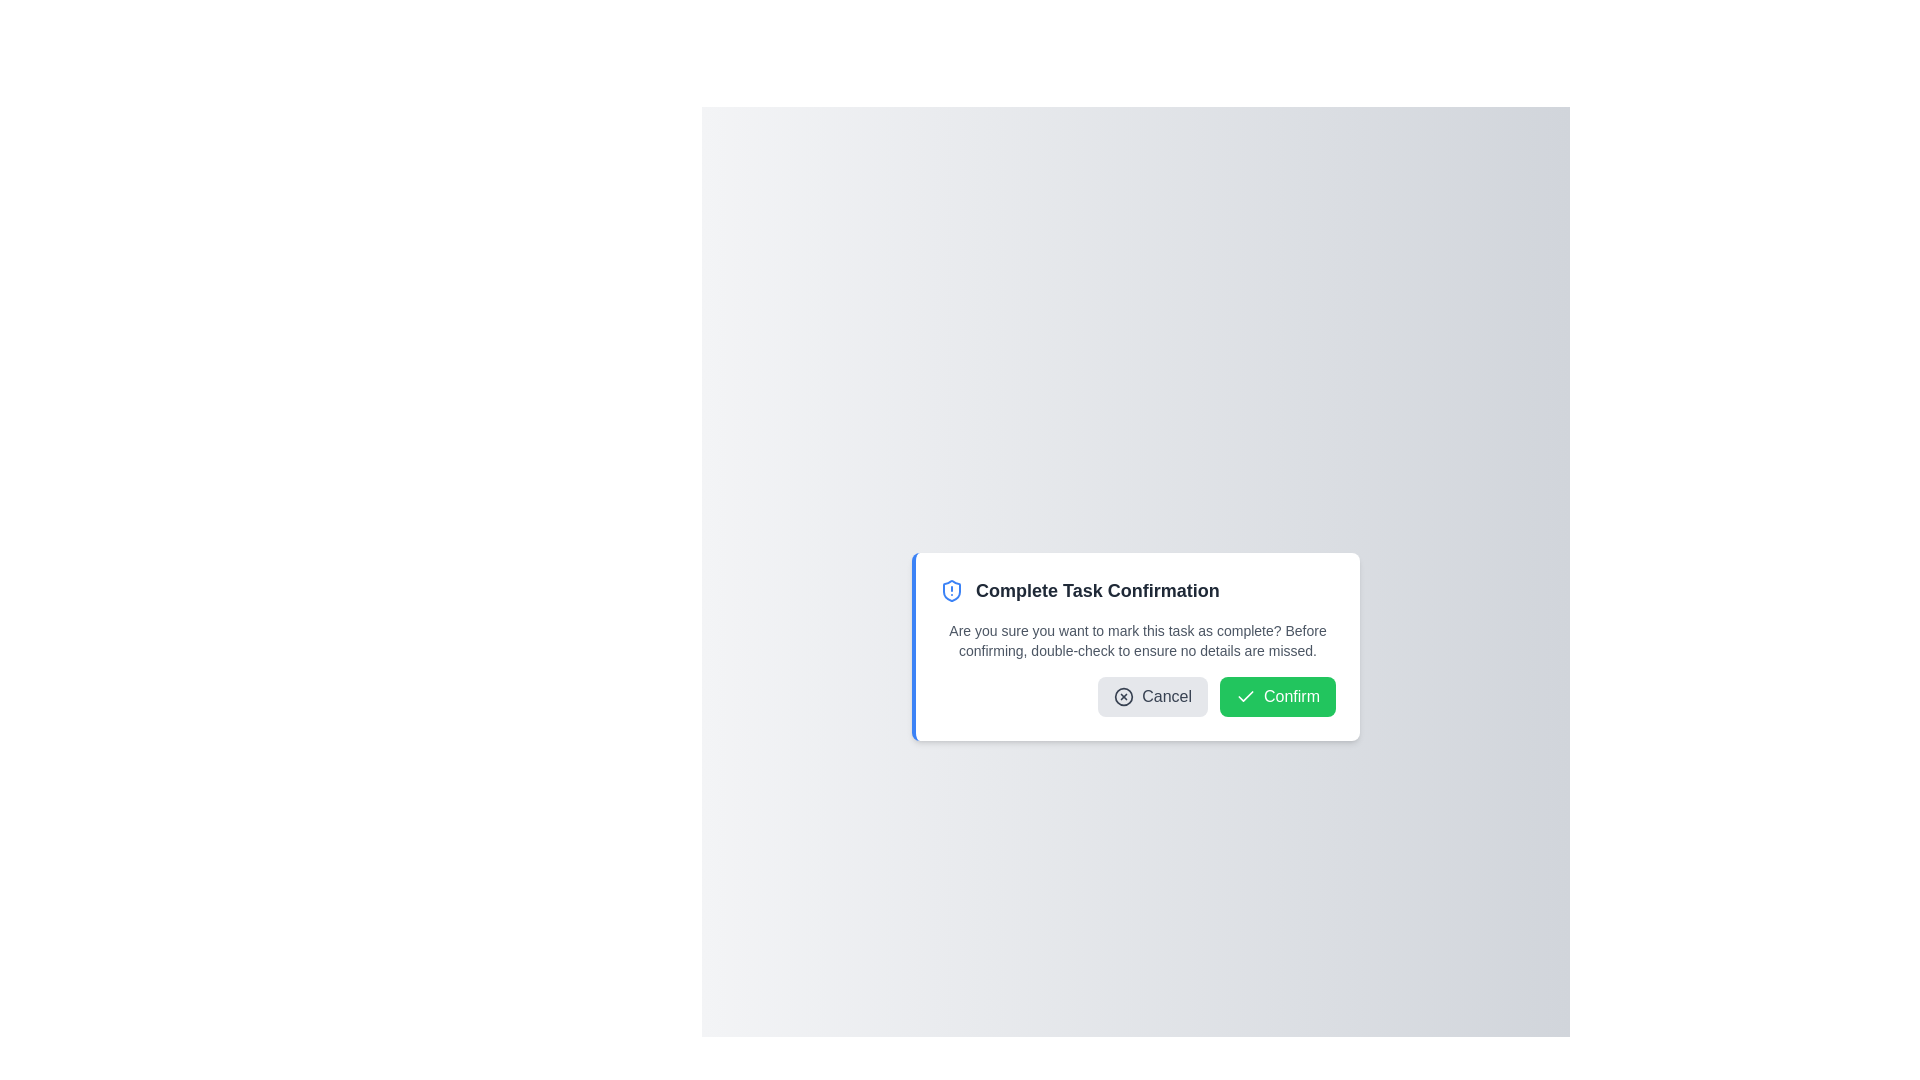 Image resolution: width=1920 pixels, height=1080 pixels. I want to click on the cancellation icon located on the left side of the 'Cancel' button, so click(1124, 696).